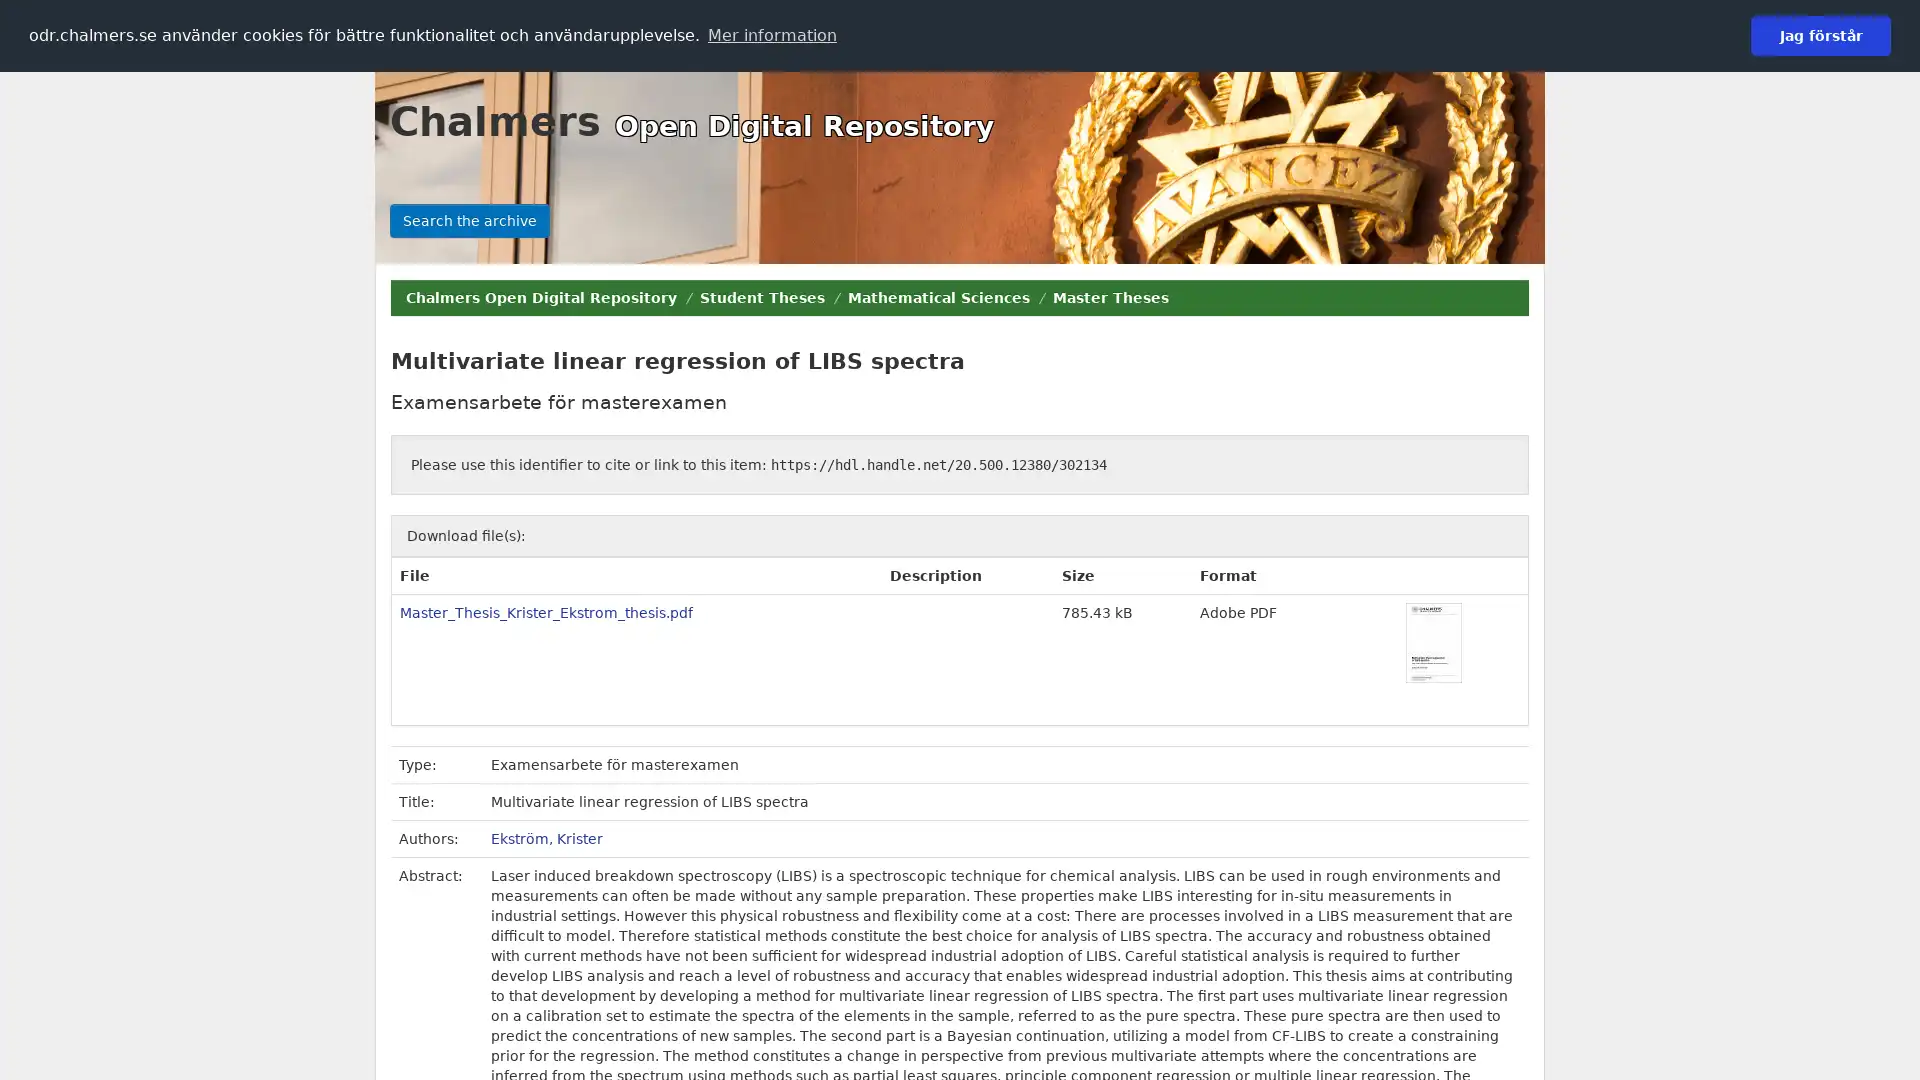 The height and width of the screenshot is (1080, 1920). I want to click on dismiss cookie message, so click(1820, 35).